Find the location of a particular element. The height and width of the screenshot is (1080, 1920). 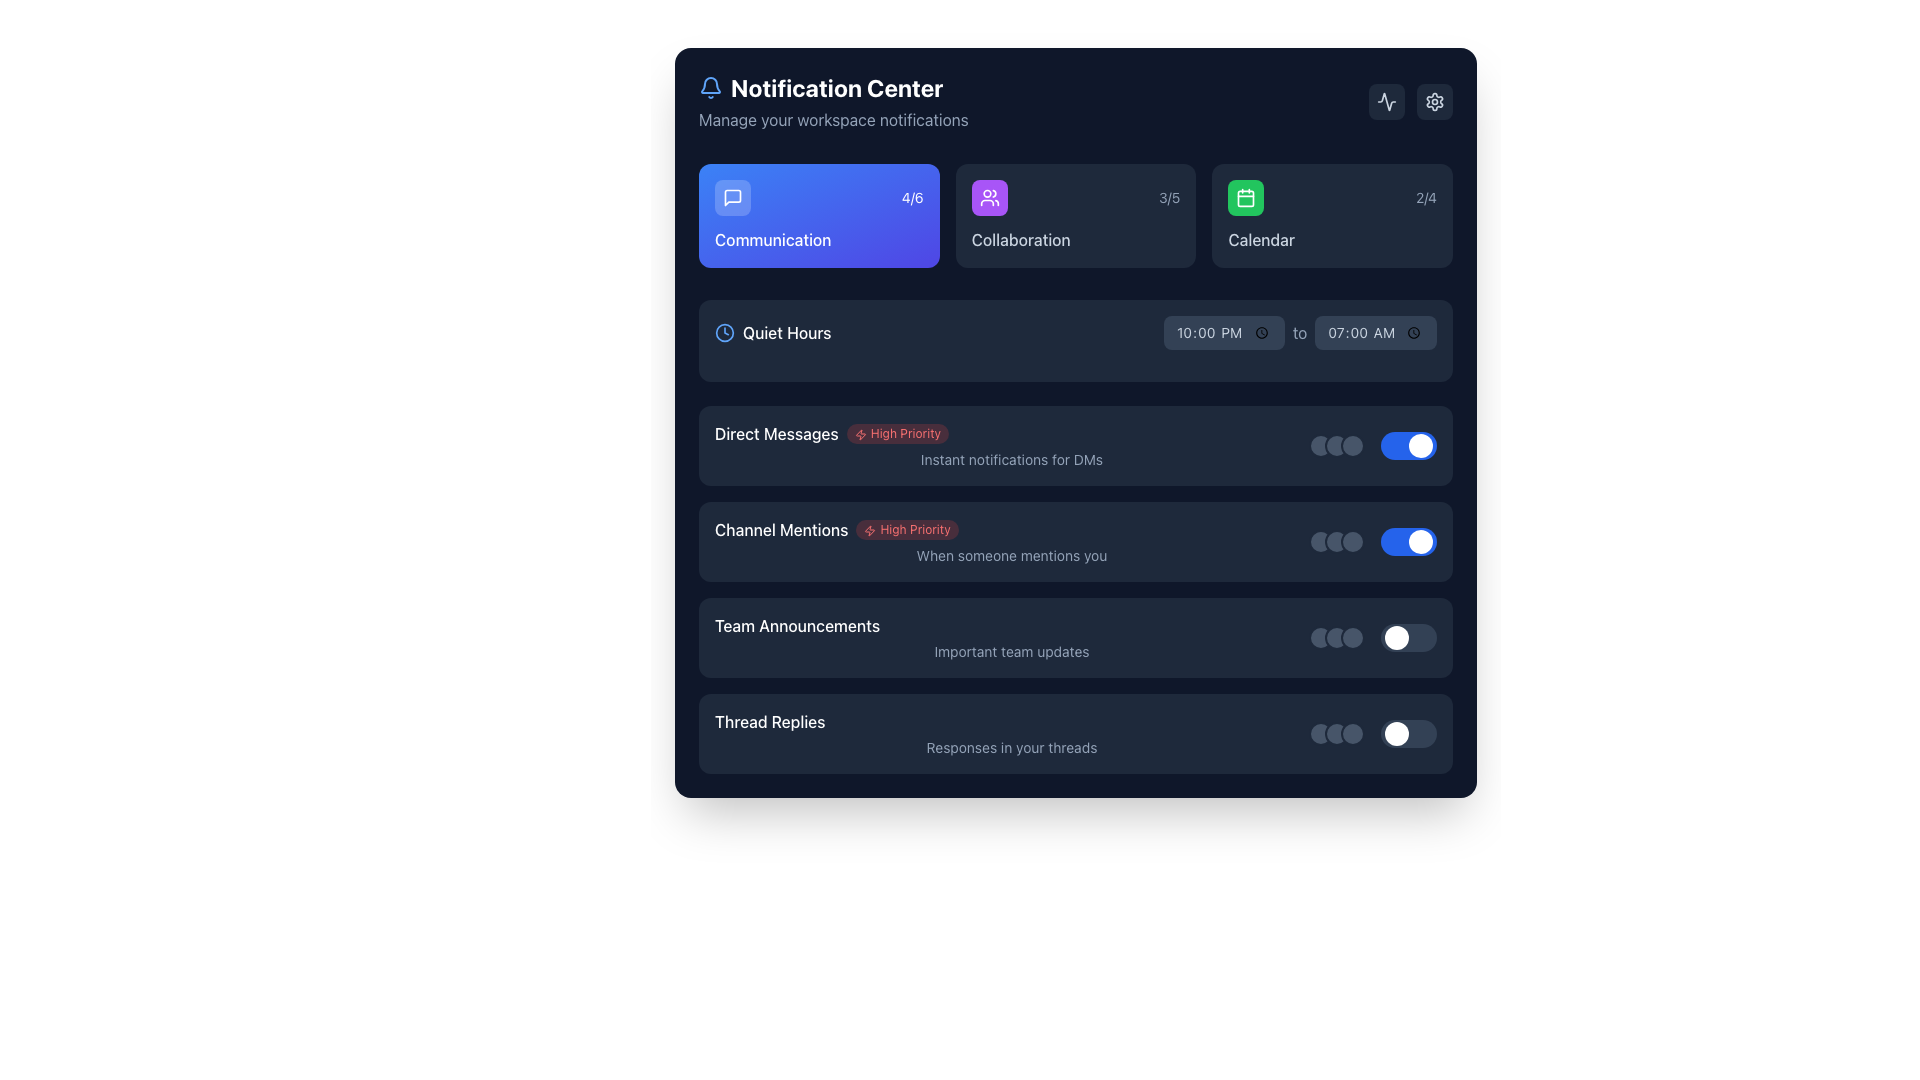

the small rectangular decorative element with rounded corners, styled in green, located within the SVG structure of the calendar icon in the notification interface is located at coordinates (1245, 198).